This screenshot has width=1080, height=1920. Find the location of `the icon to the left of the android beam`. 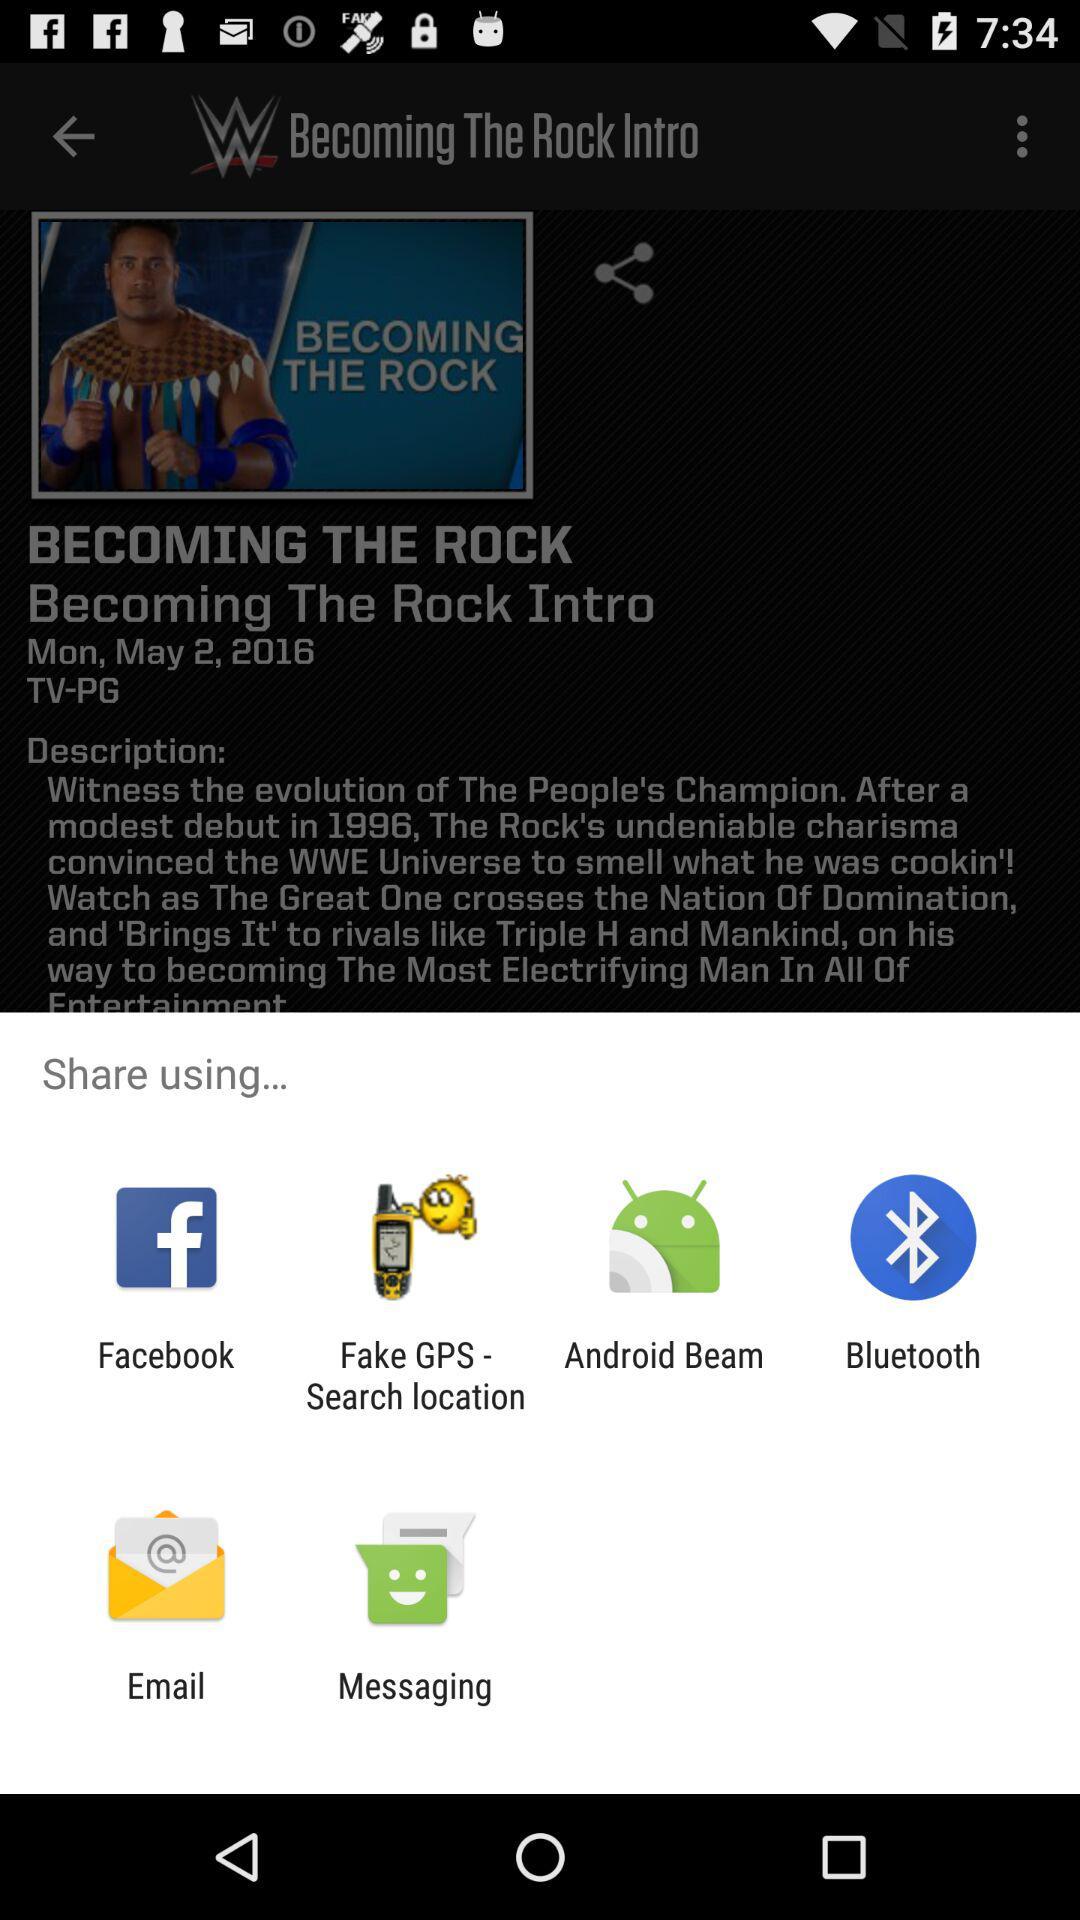

the icon to the left of the android beam is located at coordinates (414, 1374).